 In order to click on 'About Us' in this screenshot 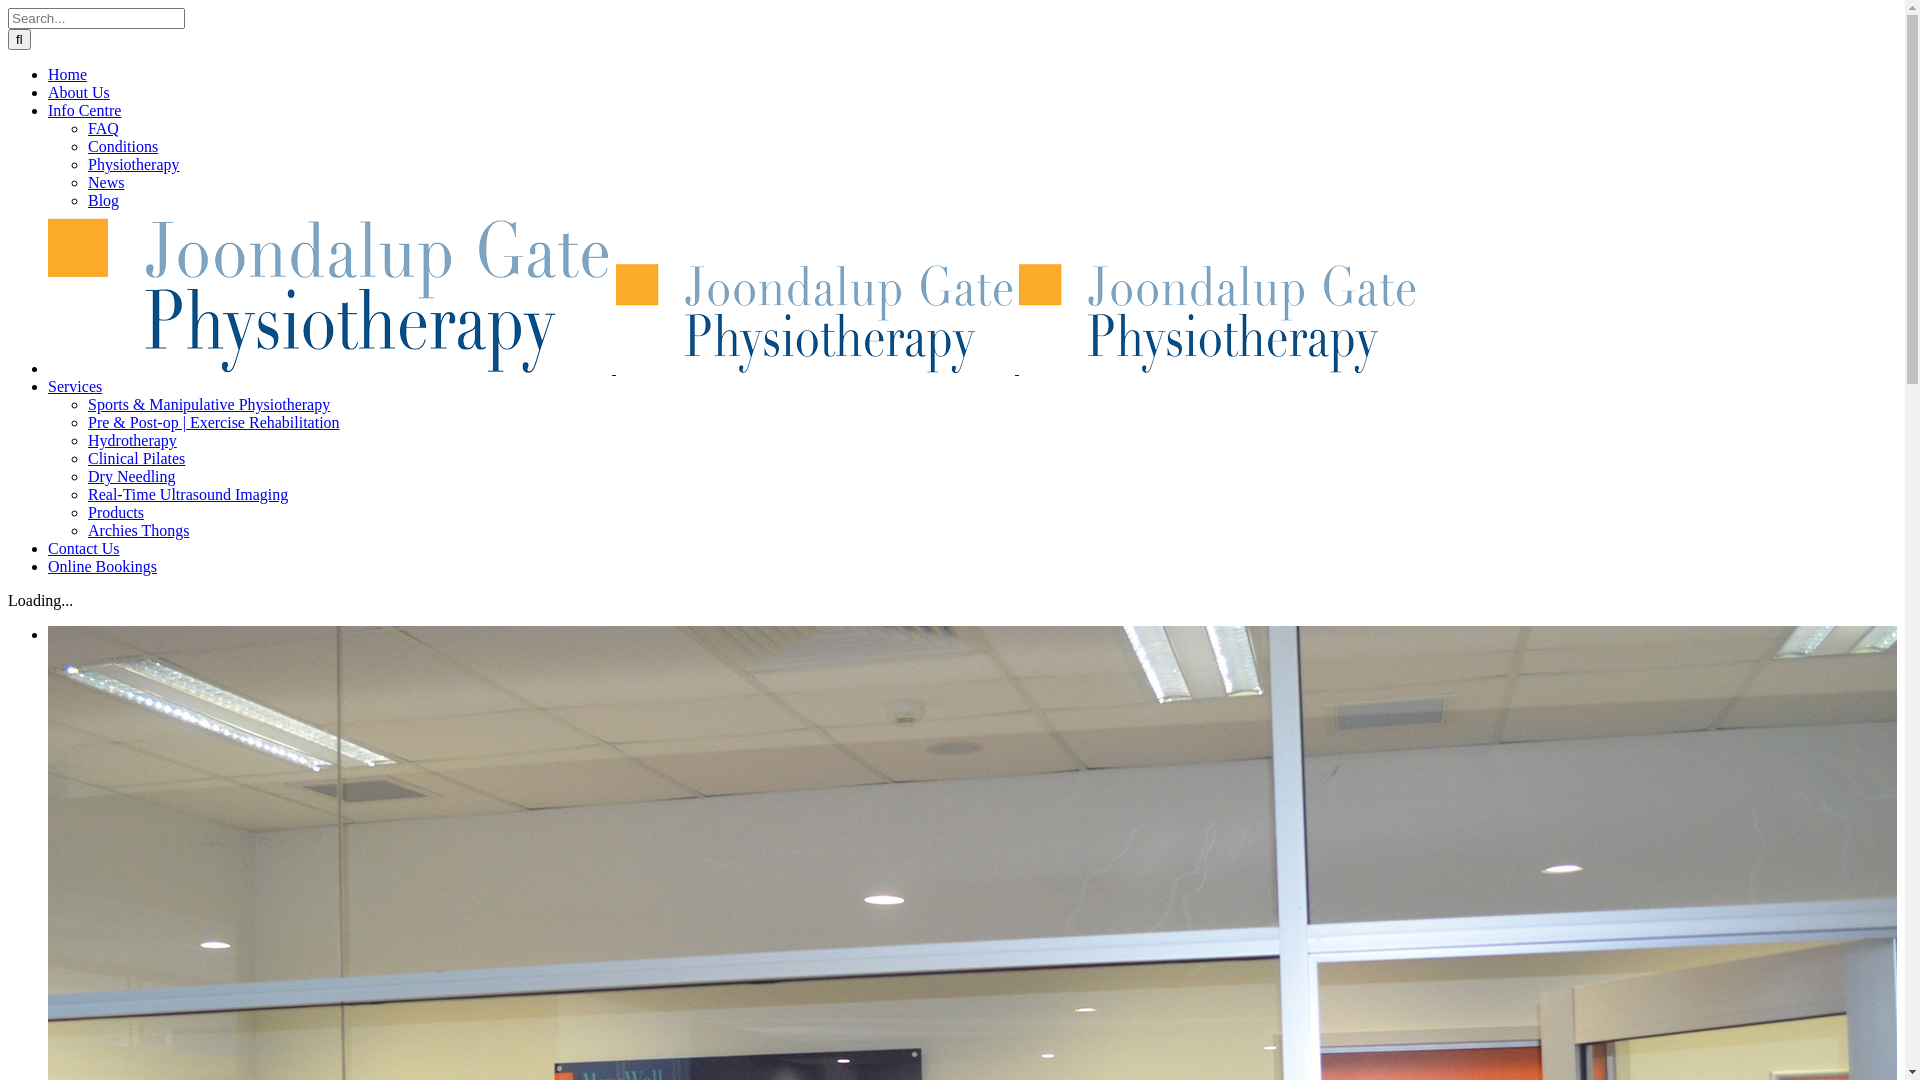, I will do `click(78, 92)`.